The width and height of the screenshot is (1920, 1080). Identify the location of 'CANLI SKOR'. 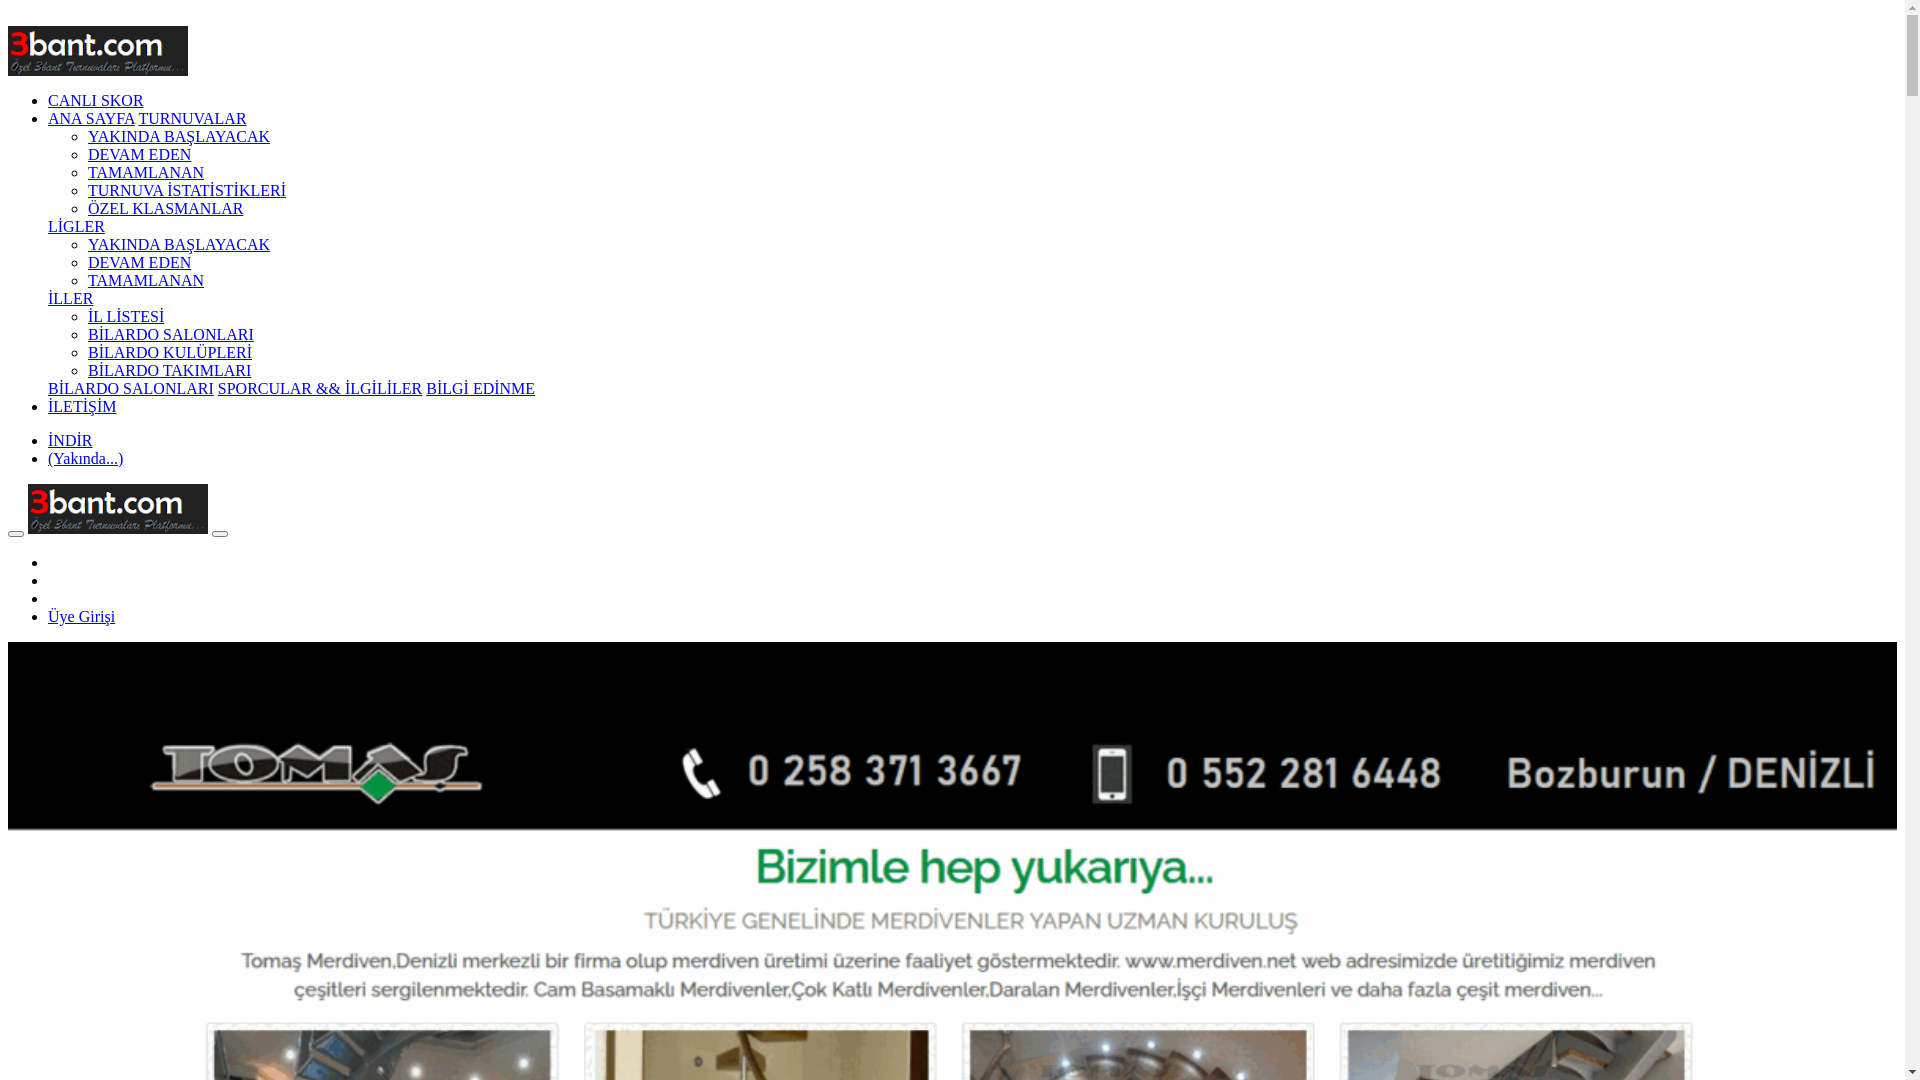
(48, 100).